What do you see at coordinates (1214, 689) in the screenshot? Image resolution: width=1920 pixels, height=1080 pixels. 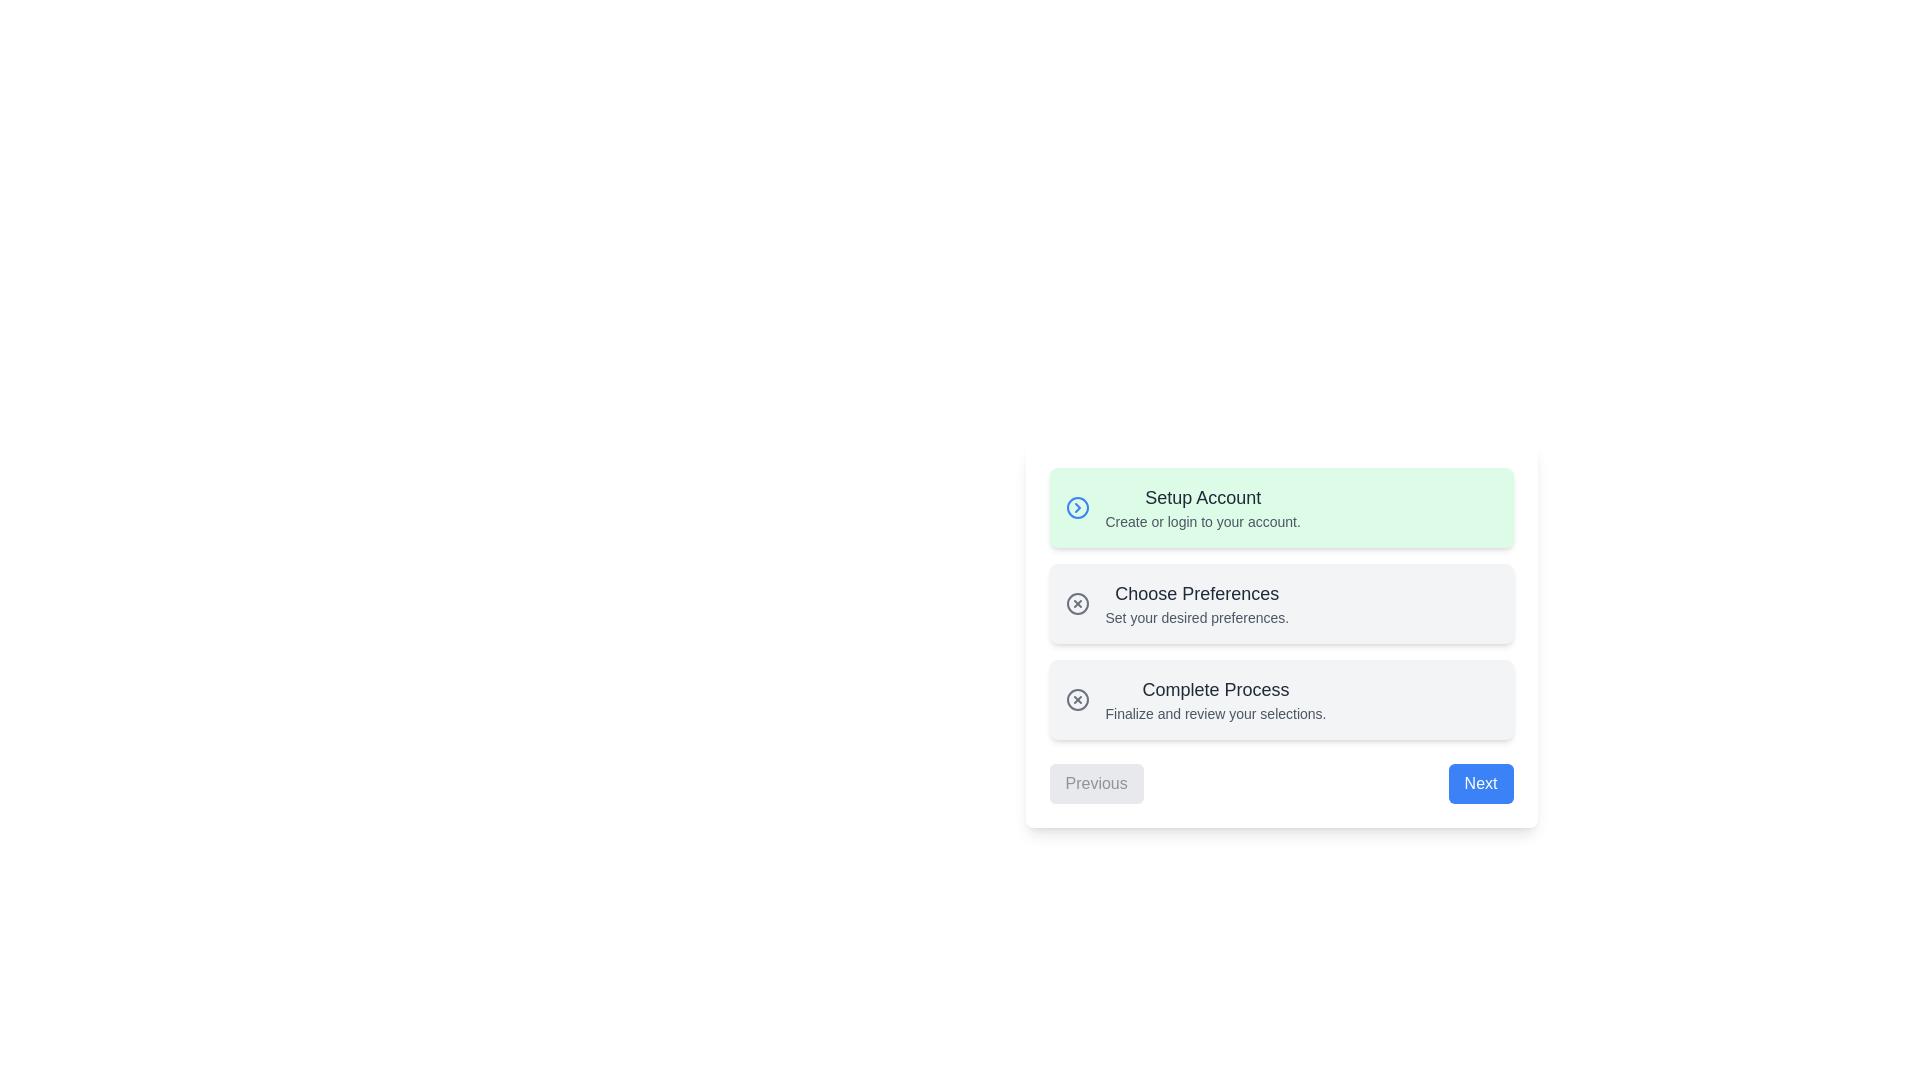 I see `the label that represents a step in the sequential process, located above the text 'Finalize and review your selections.'` at bounding box center [1214, 689].